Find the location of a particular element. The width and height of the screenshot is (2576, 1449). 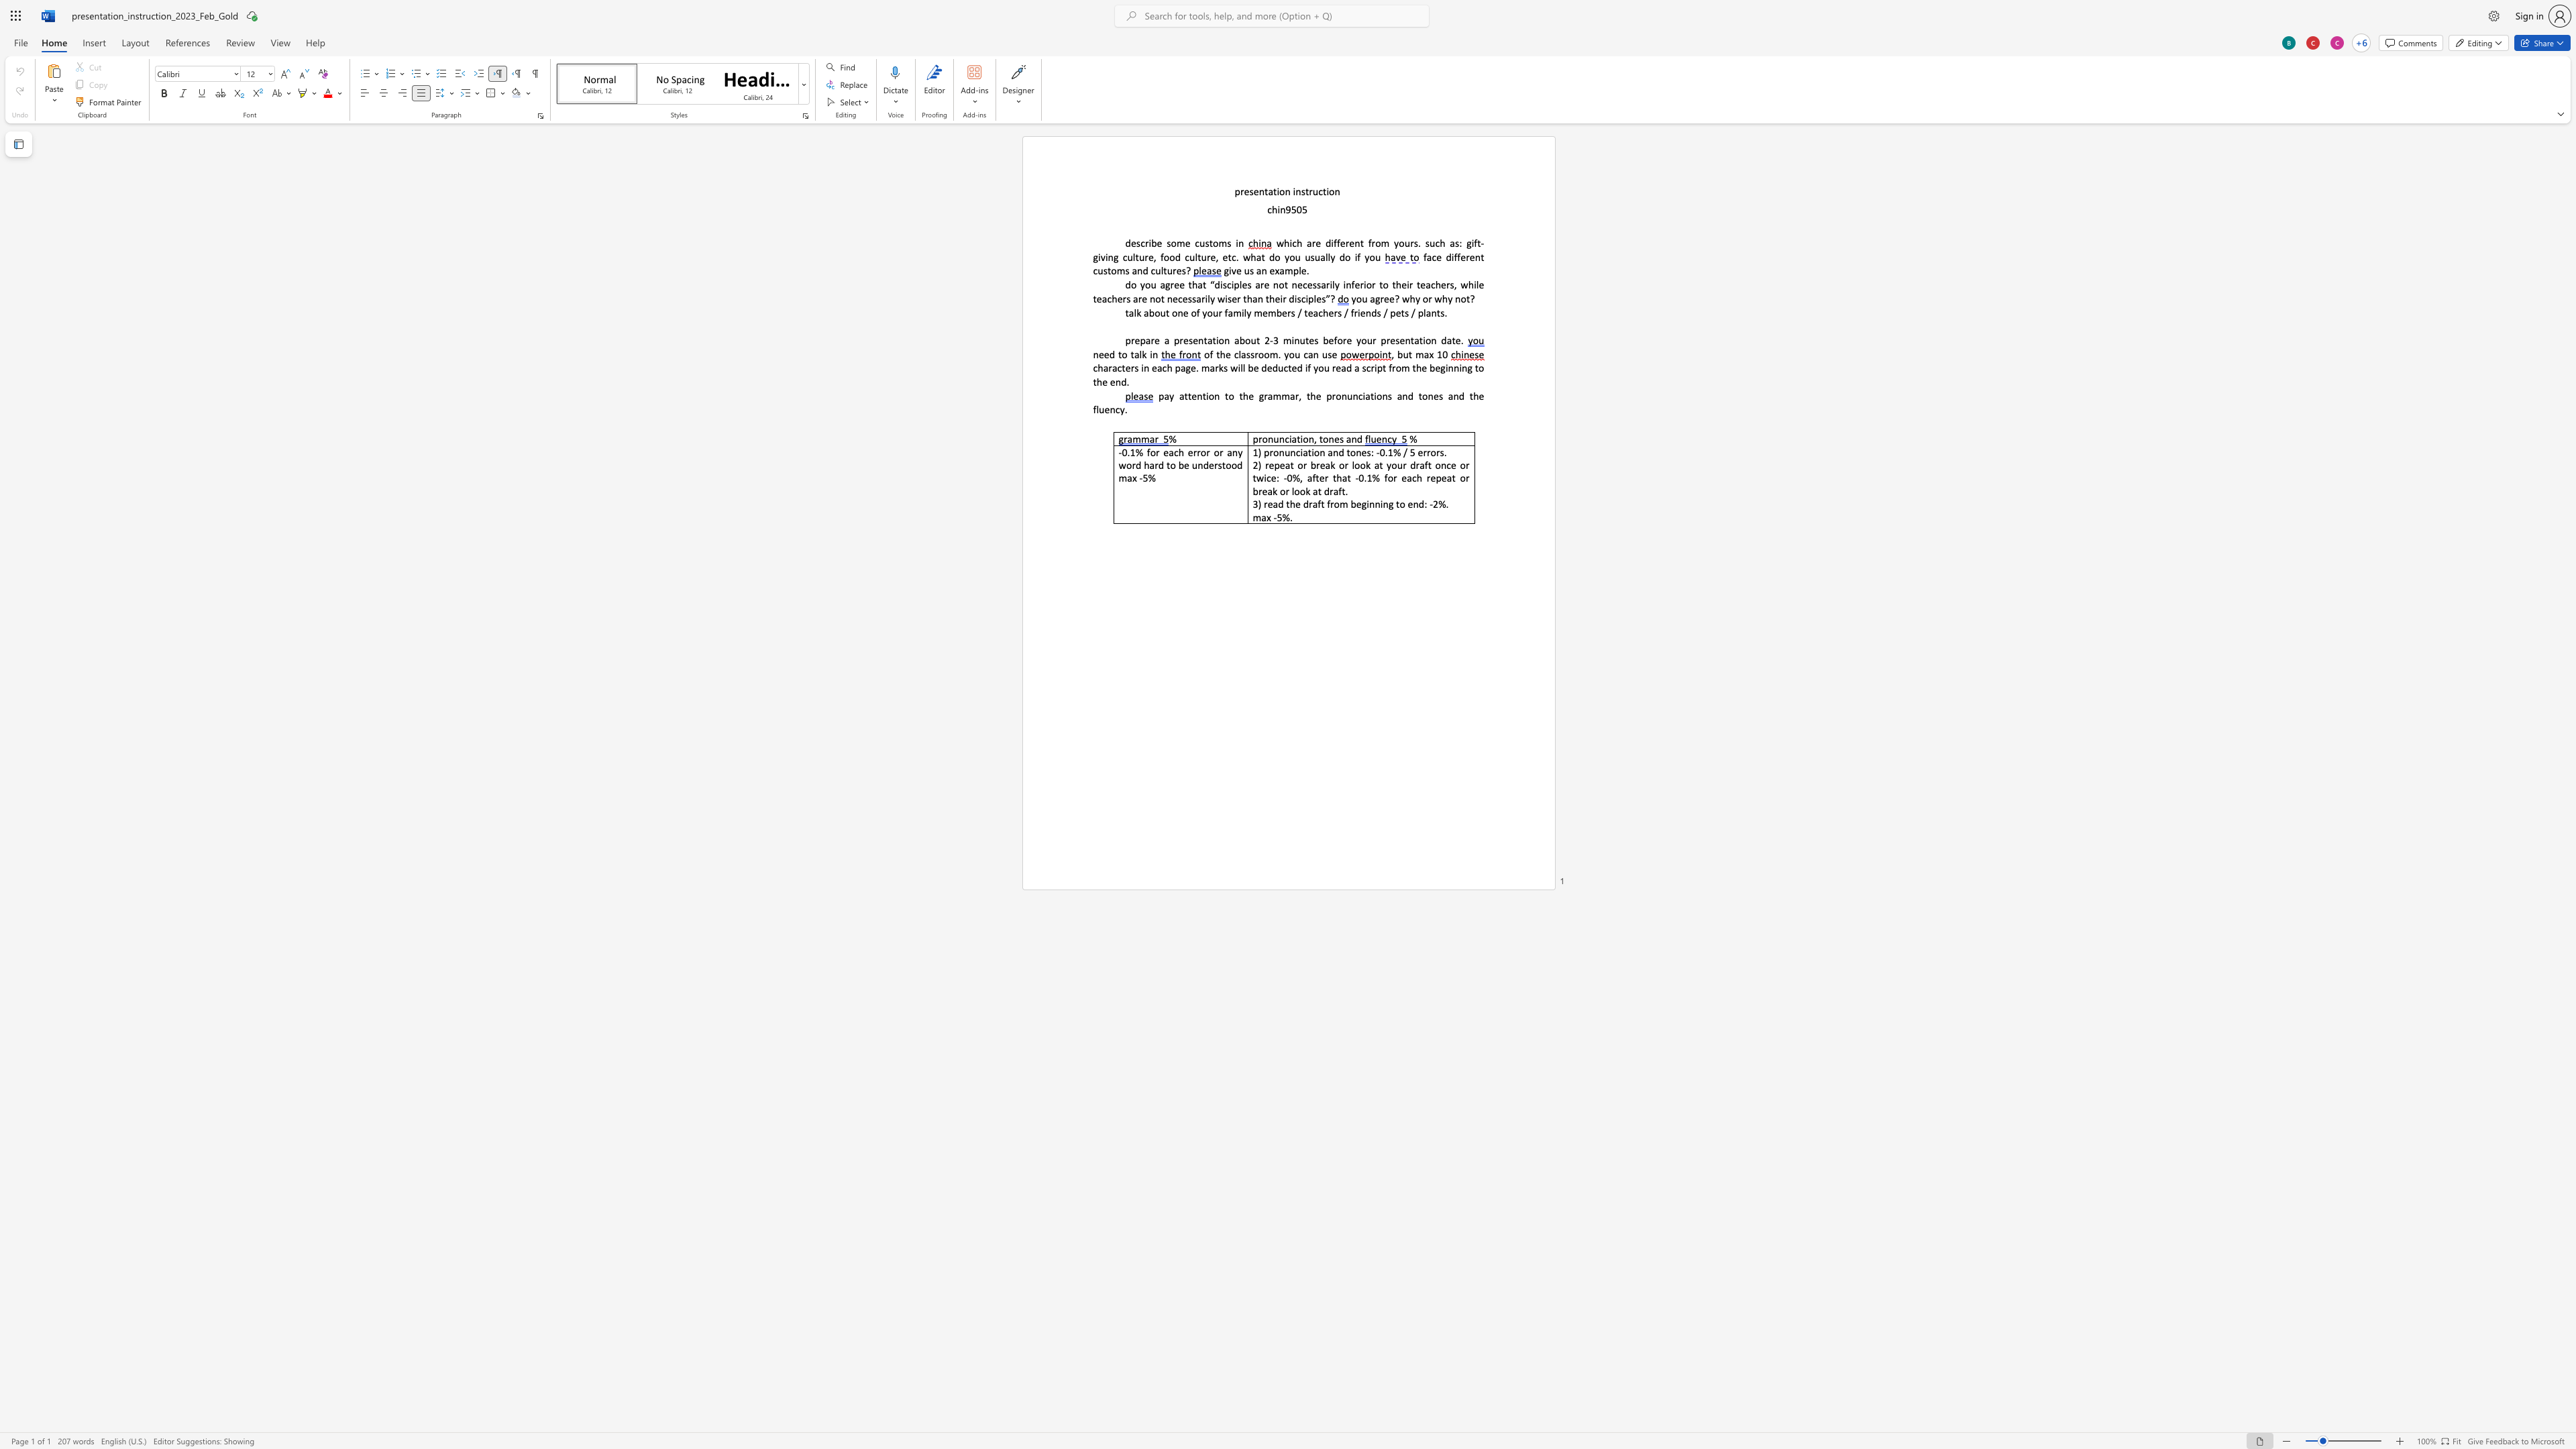

the space between the continuous character "x" and "a" in the text is located at coordinates (1279, 270).